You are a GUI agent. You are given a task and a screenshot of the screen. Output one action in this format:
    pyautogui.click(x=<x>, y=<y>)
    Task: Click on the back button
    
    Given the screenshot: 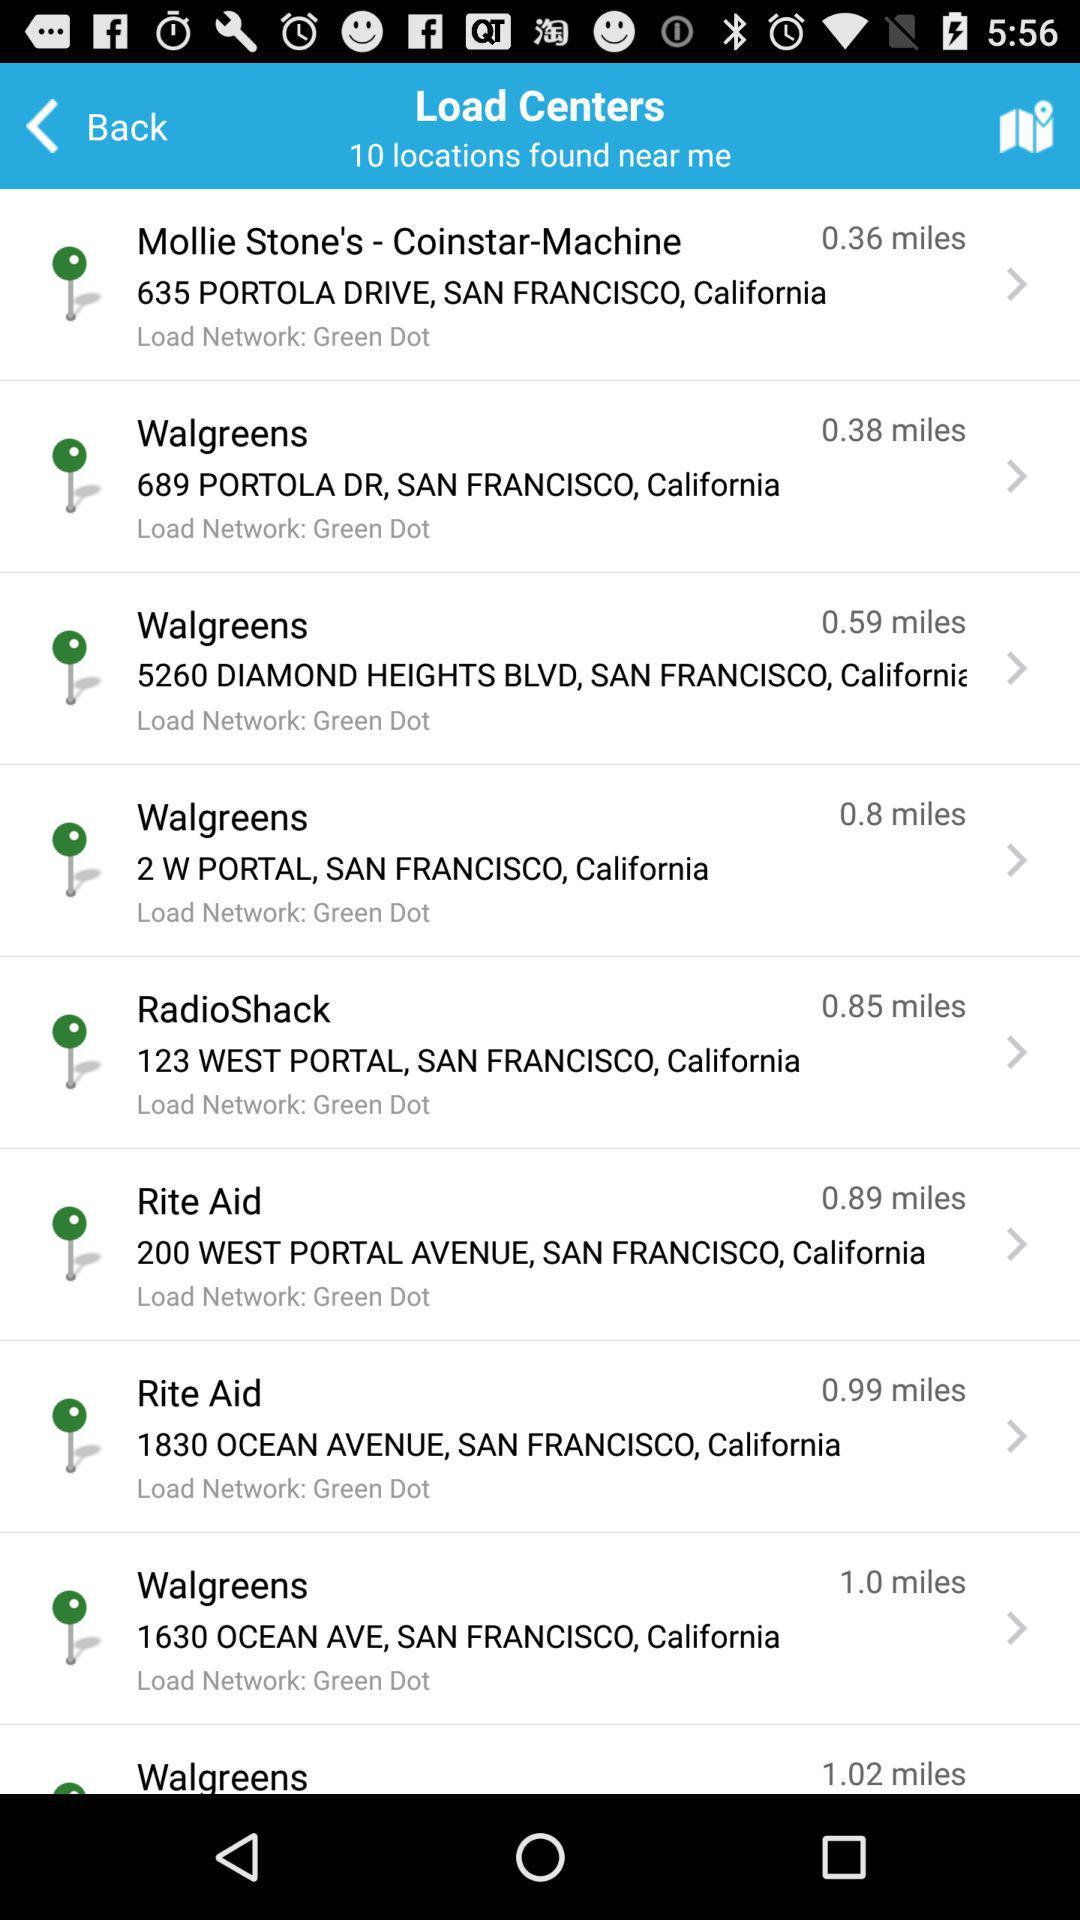 What is the action you would take?
    pyautogui.click(x=110, y=124)
    